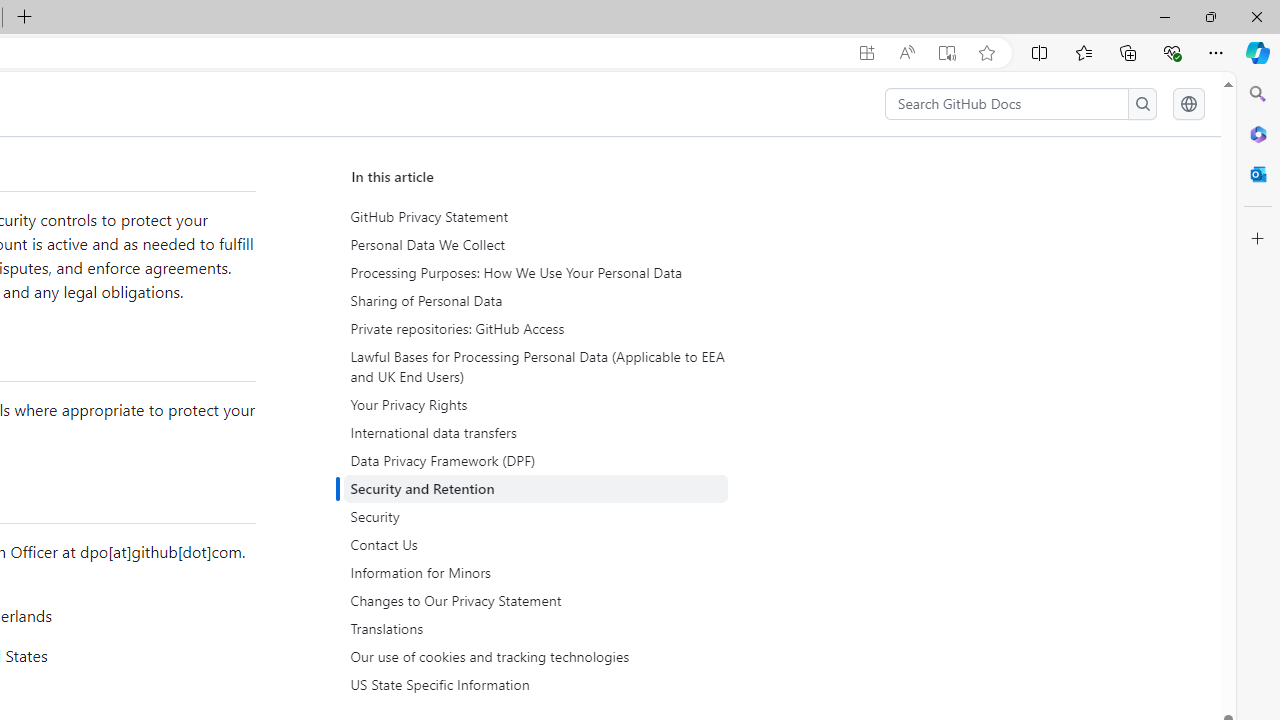  I want to click on 'Our use of cookies and tracking technologies', so click(538, 657).